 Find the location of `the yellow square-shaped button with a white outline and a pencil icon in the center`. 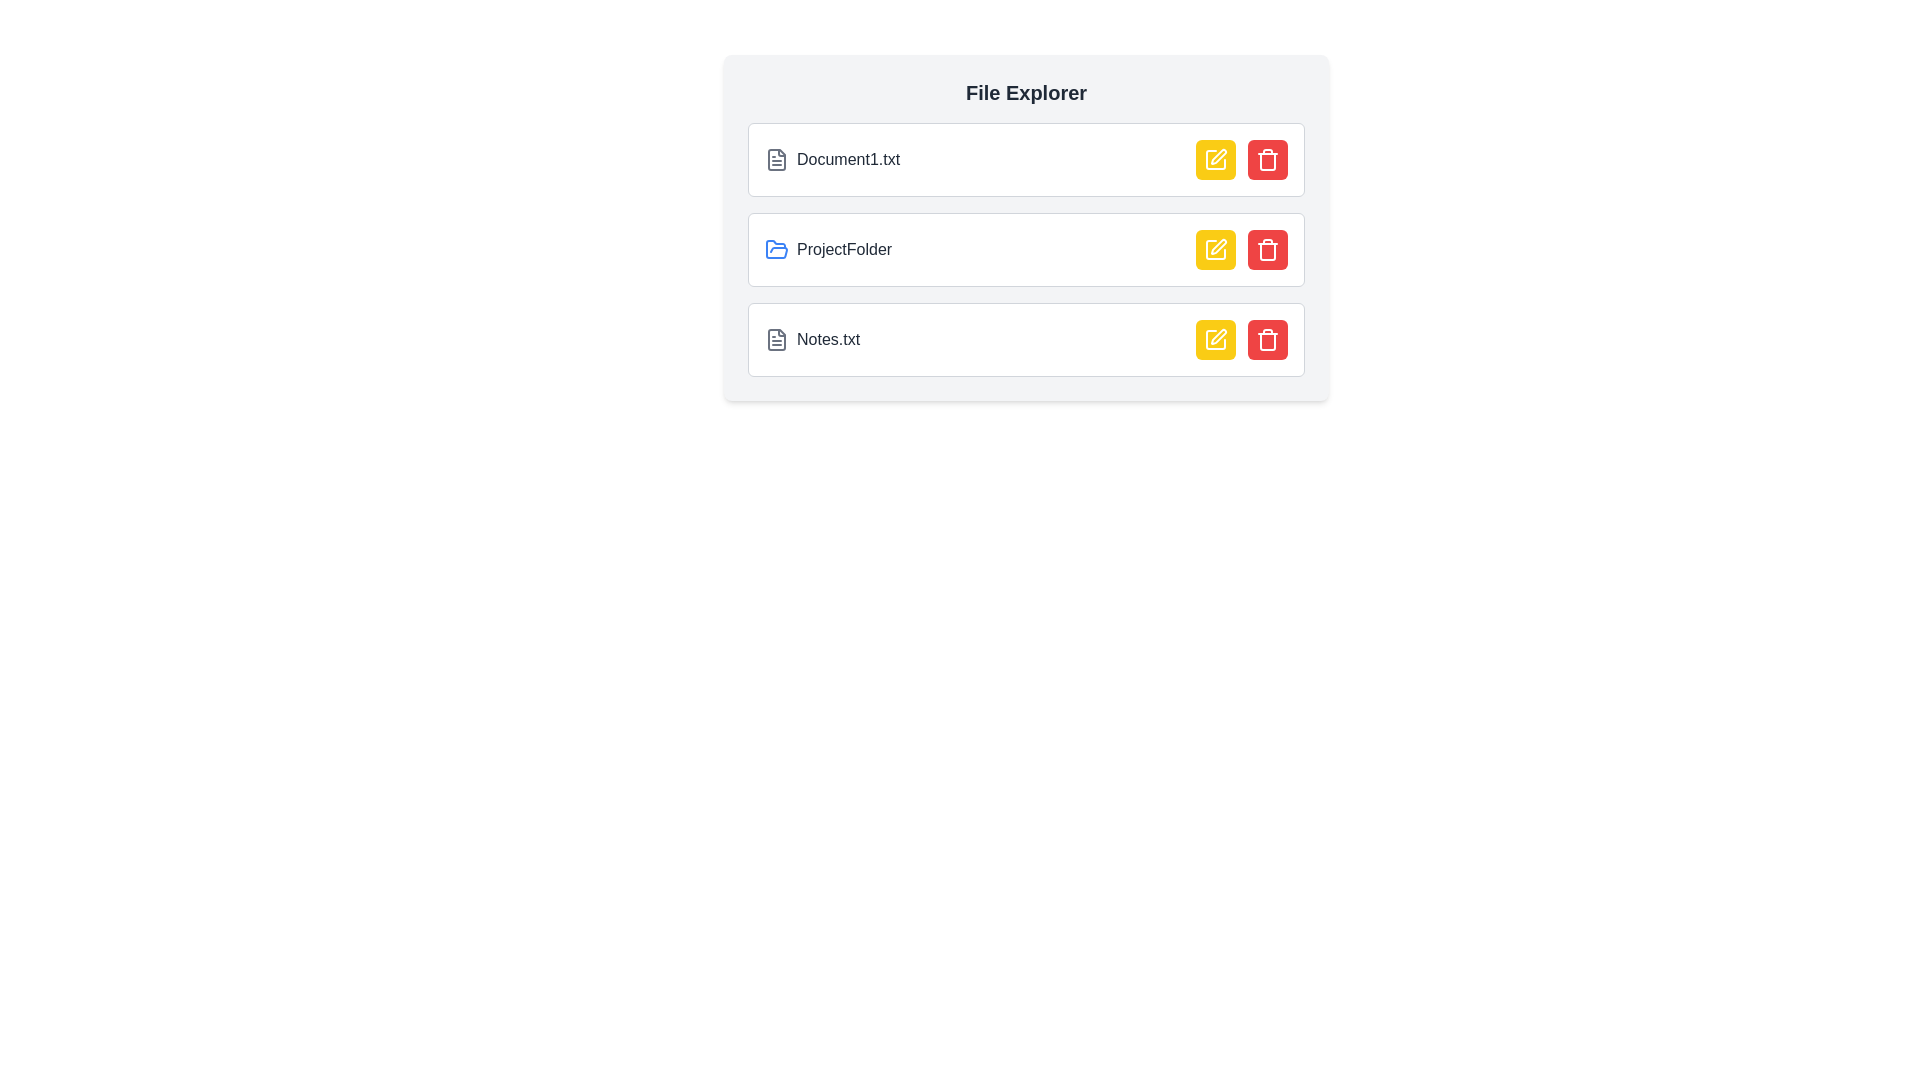

the yellow square-shaped button with a white outline and a pencil icon in the center is located at coordinates (1214, 158).